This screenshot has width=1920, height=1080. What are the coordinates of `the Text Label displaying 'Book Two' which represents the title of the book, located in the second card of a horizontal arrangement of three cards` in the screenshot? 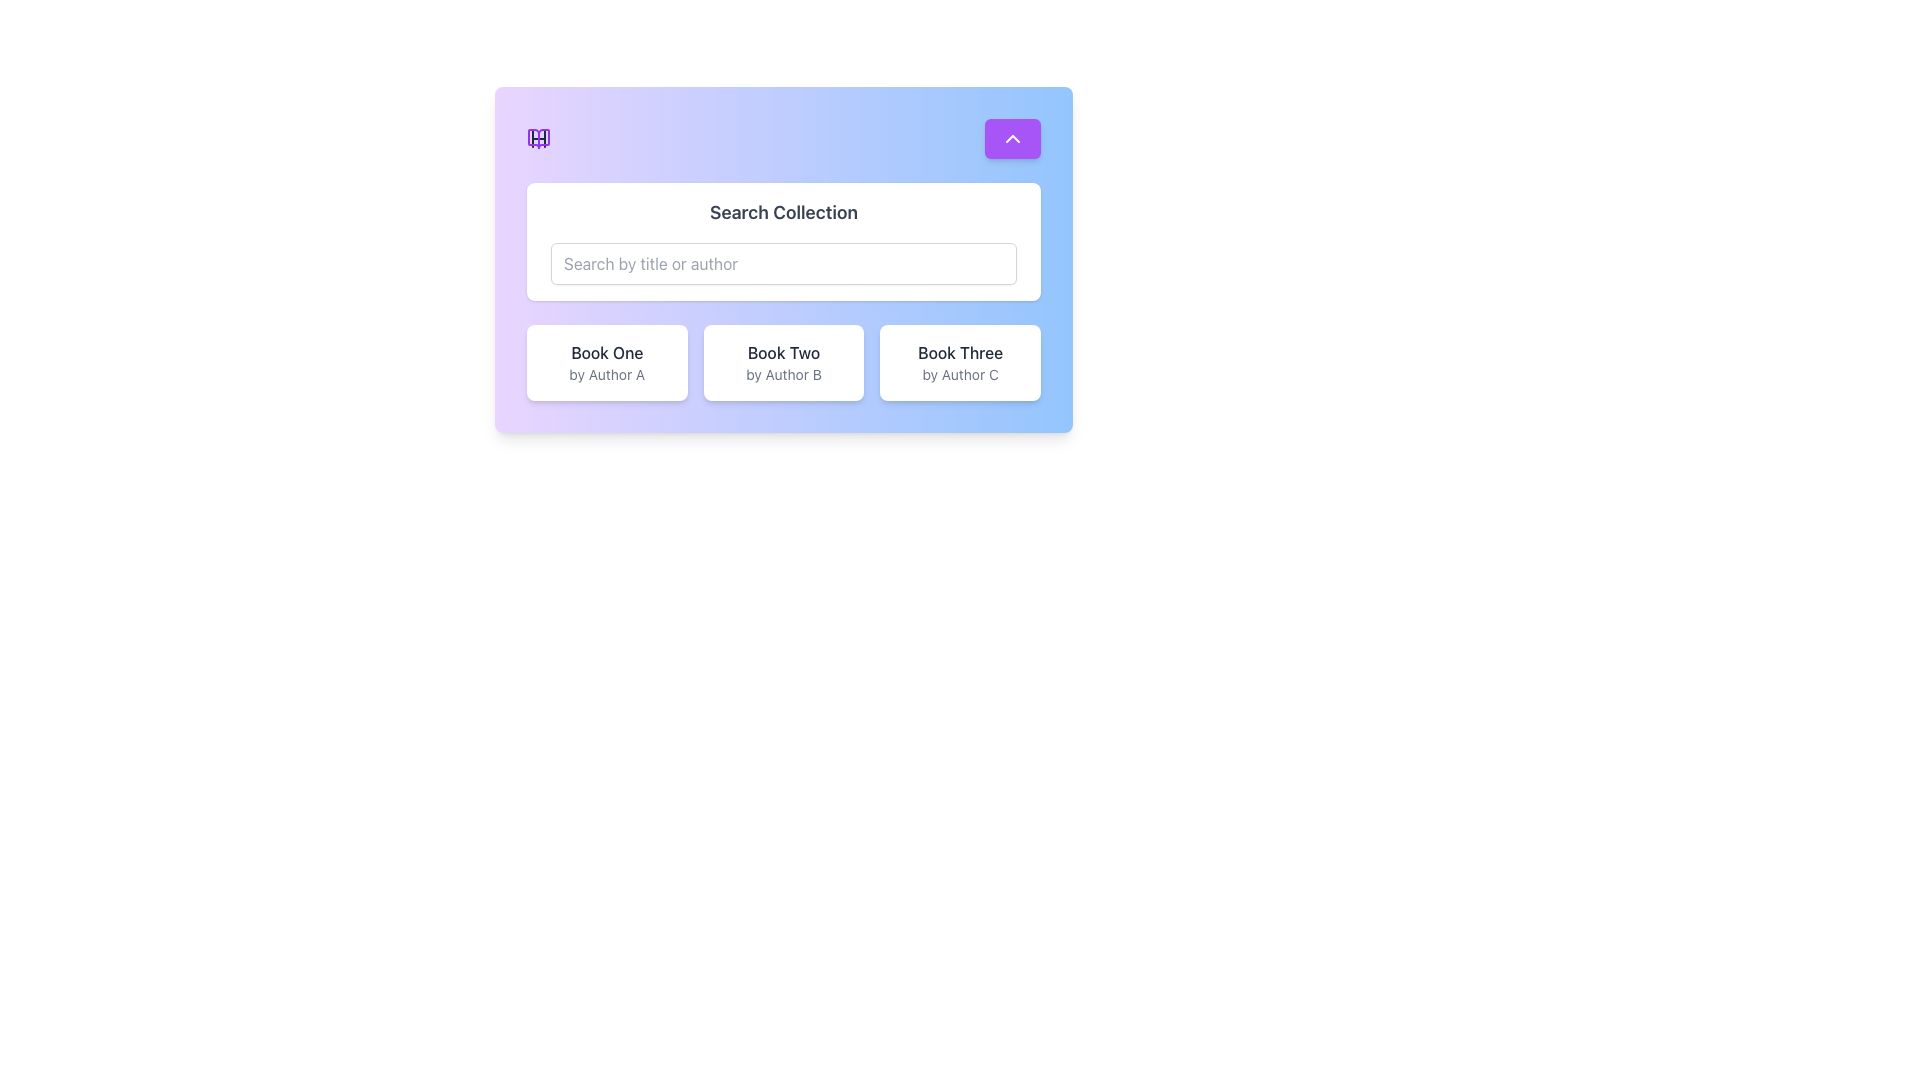 It's located at (782, 352).